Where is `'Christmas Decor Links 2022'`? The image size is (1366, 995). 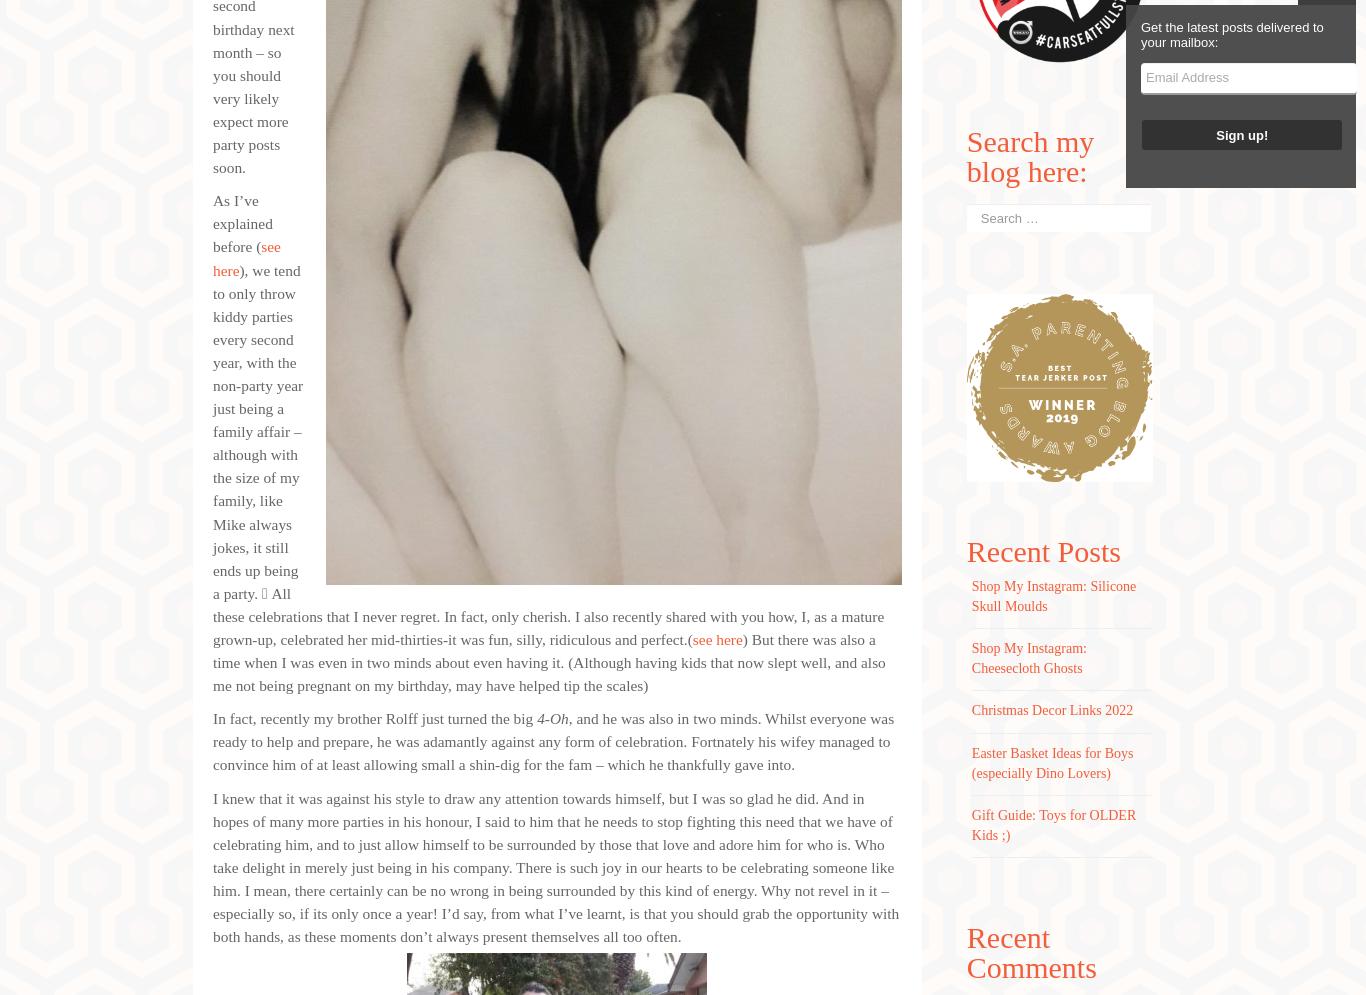
'Christmas Decor Links 2022' is located at coordinates (970, 710).